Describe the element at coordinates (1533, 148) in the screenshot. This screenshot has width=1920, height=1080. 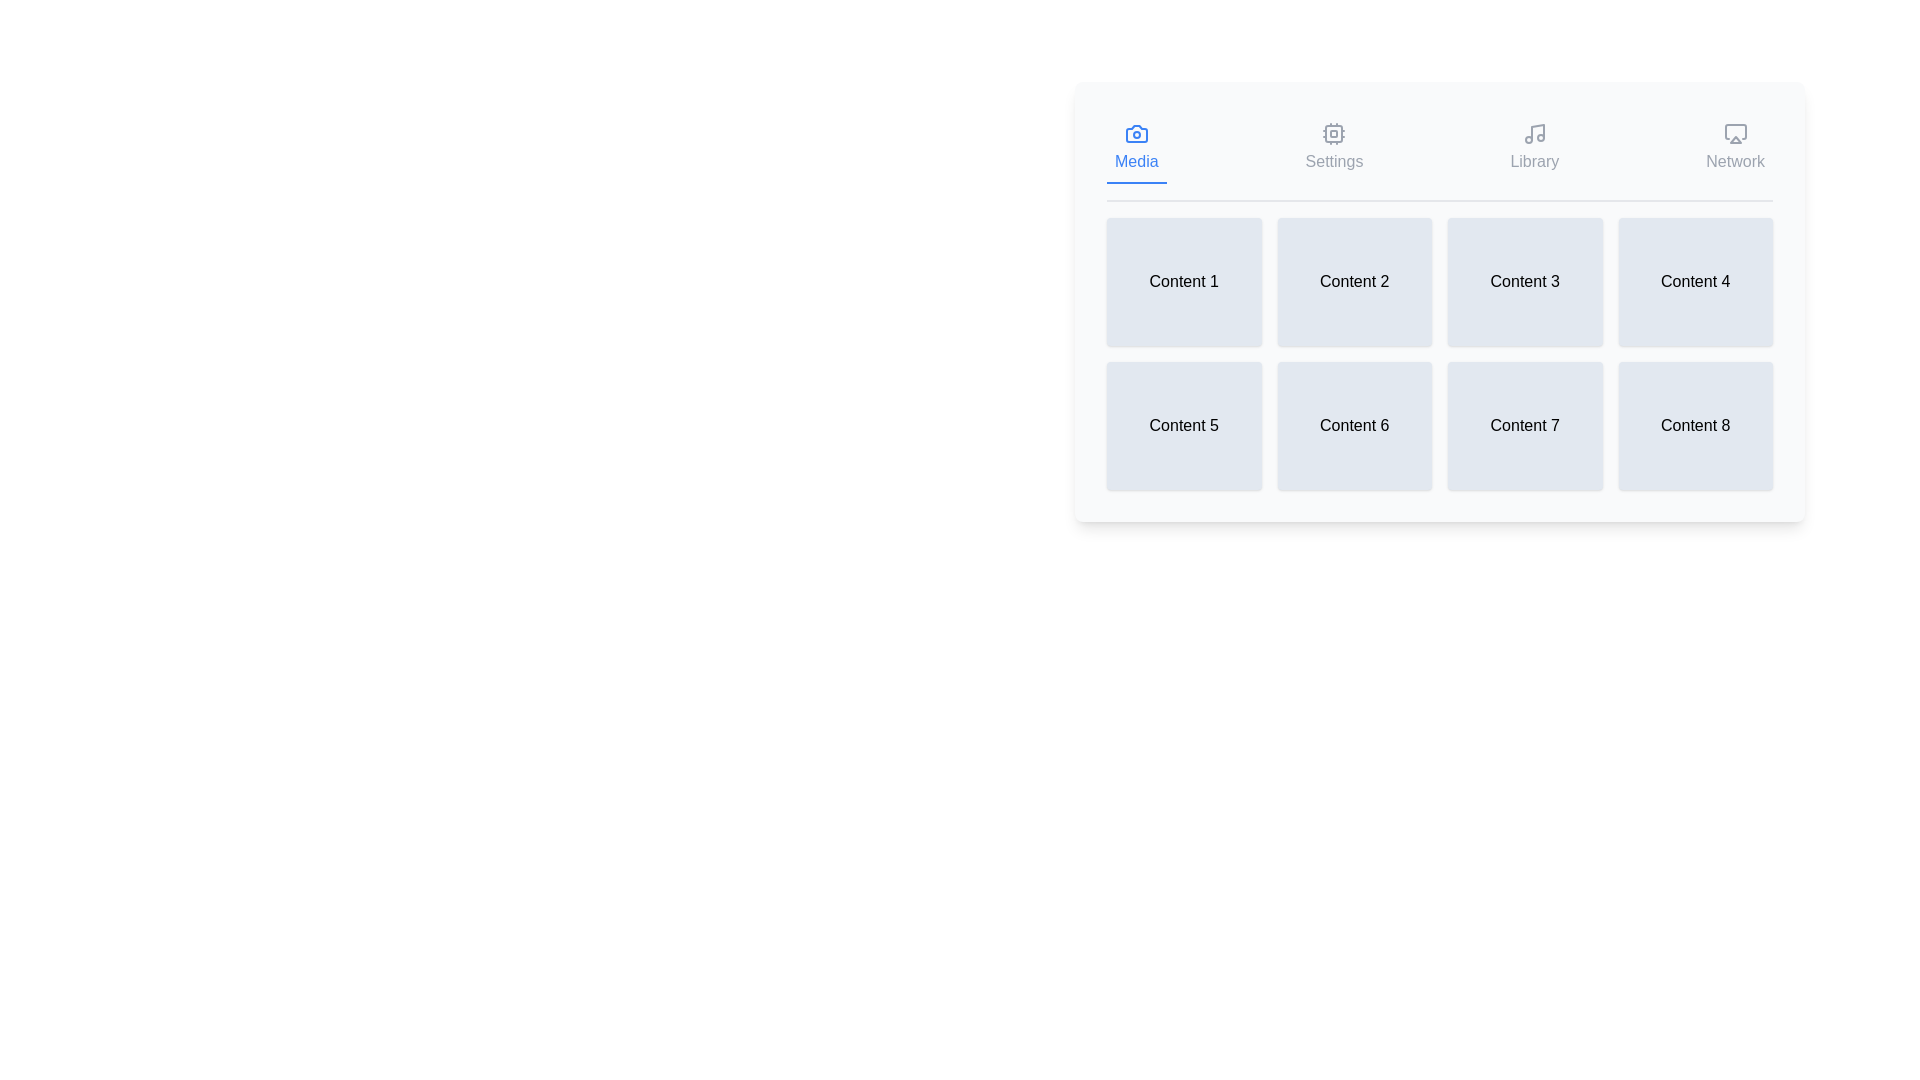
I see `the tab icon labeled Library to observe the tooltip or feedback` at that location.